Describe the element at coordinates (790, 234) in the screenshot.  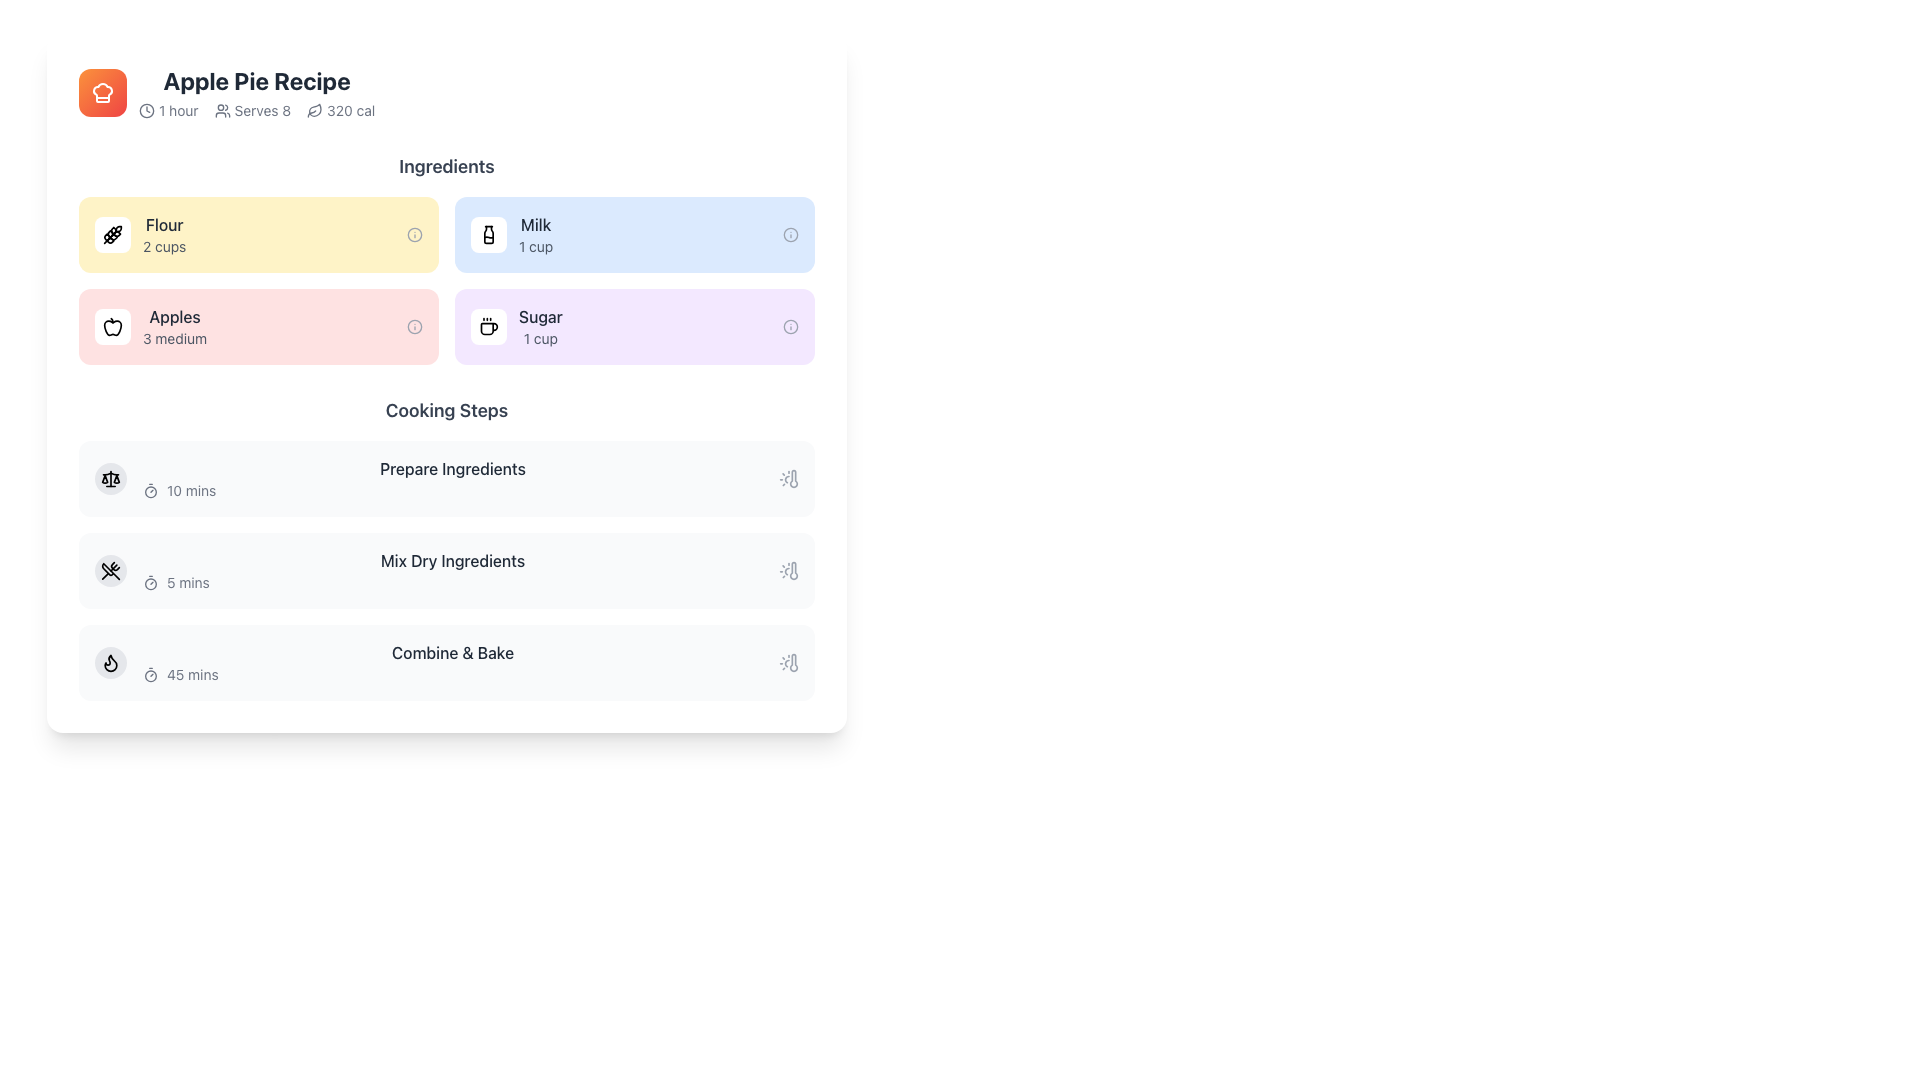
I see `the 'Information Icon' located on the right end of the blue card labeled 'Milk 1 cup' in the 'Ingredients' section` at that location.